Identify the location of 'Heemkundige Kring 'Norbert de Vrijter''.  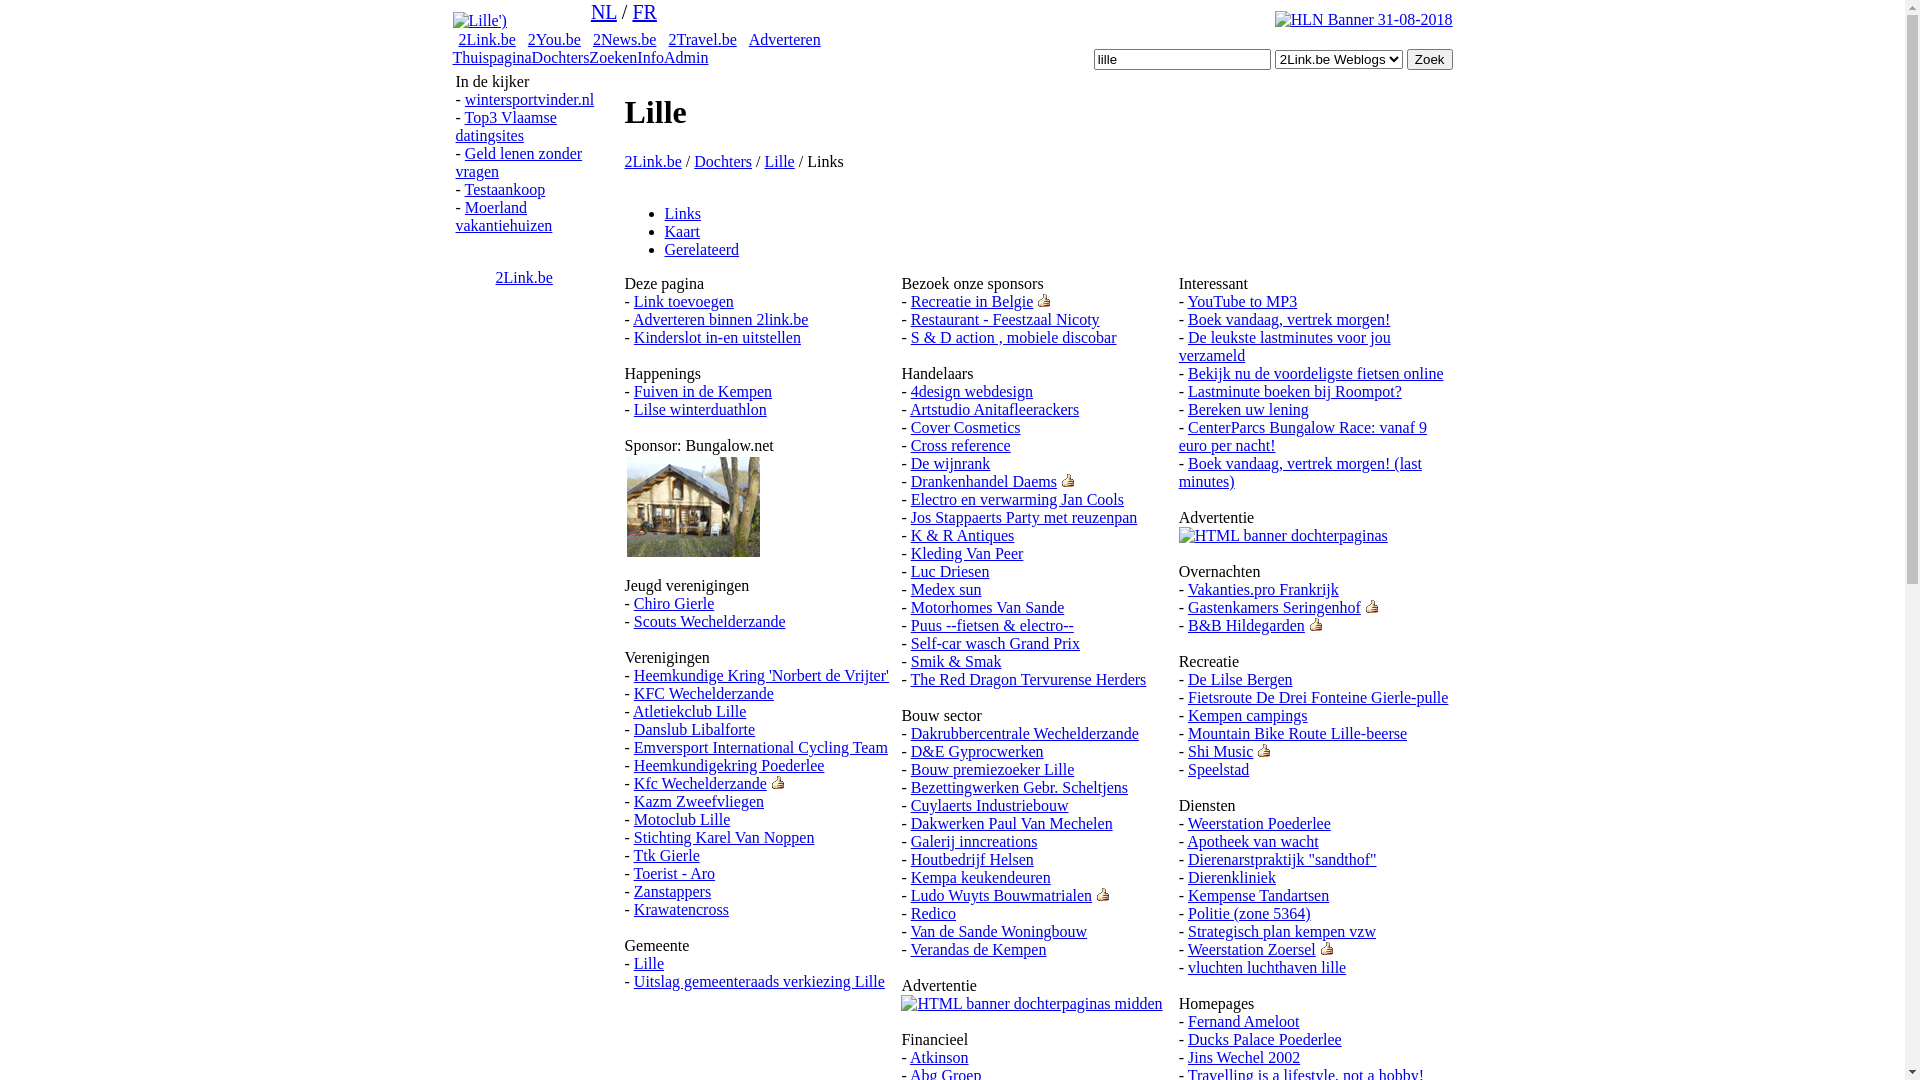
(760, 675).